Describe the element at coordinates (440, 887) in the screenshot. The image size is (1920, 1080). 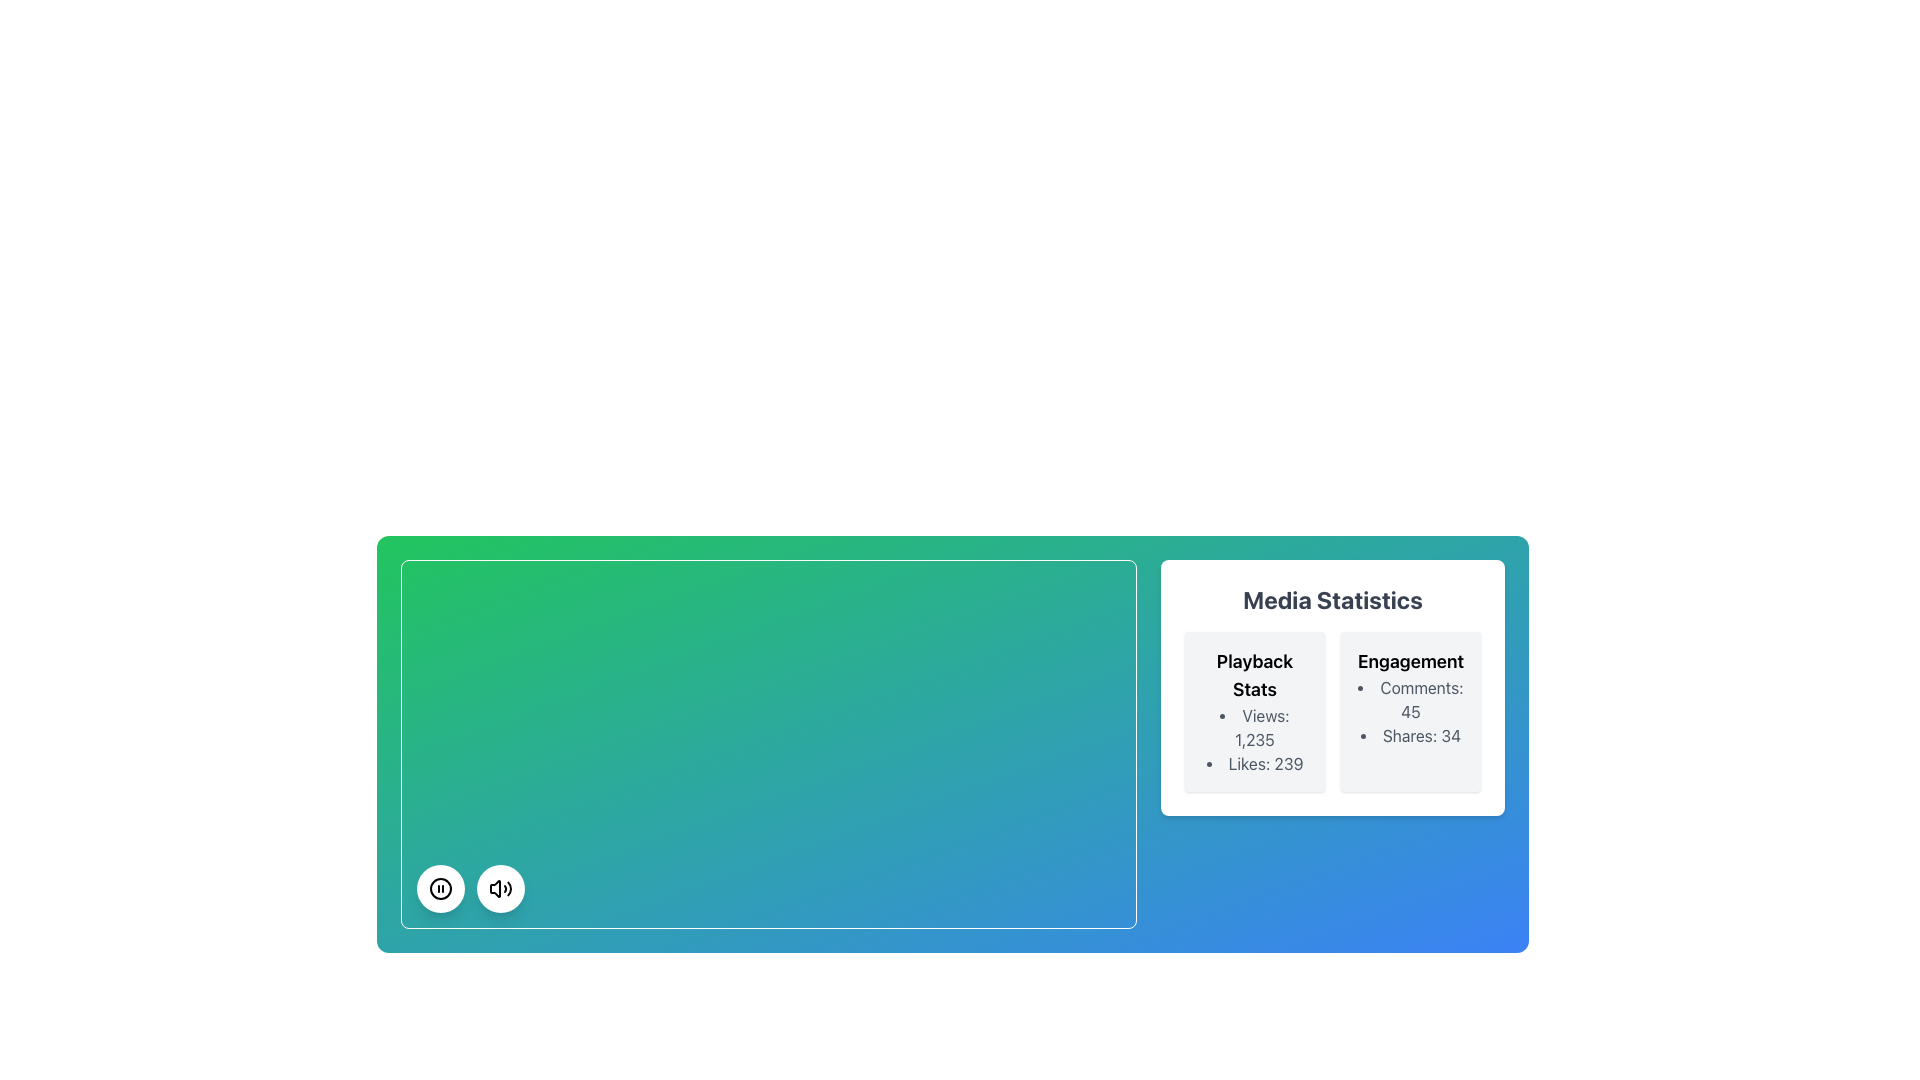
I see `the circular pause button with a black outline located in the bottom-left corner of the gradient panel` at that location.